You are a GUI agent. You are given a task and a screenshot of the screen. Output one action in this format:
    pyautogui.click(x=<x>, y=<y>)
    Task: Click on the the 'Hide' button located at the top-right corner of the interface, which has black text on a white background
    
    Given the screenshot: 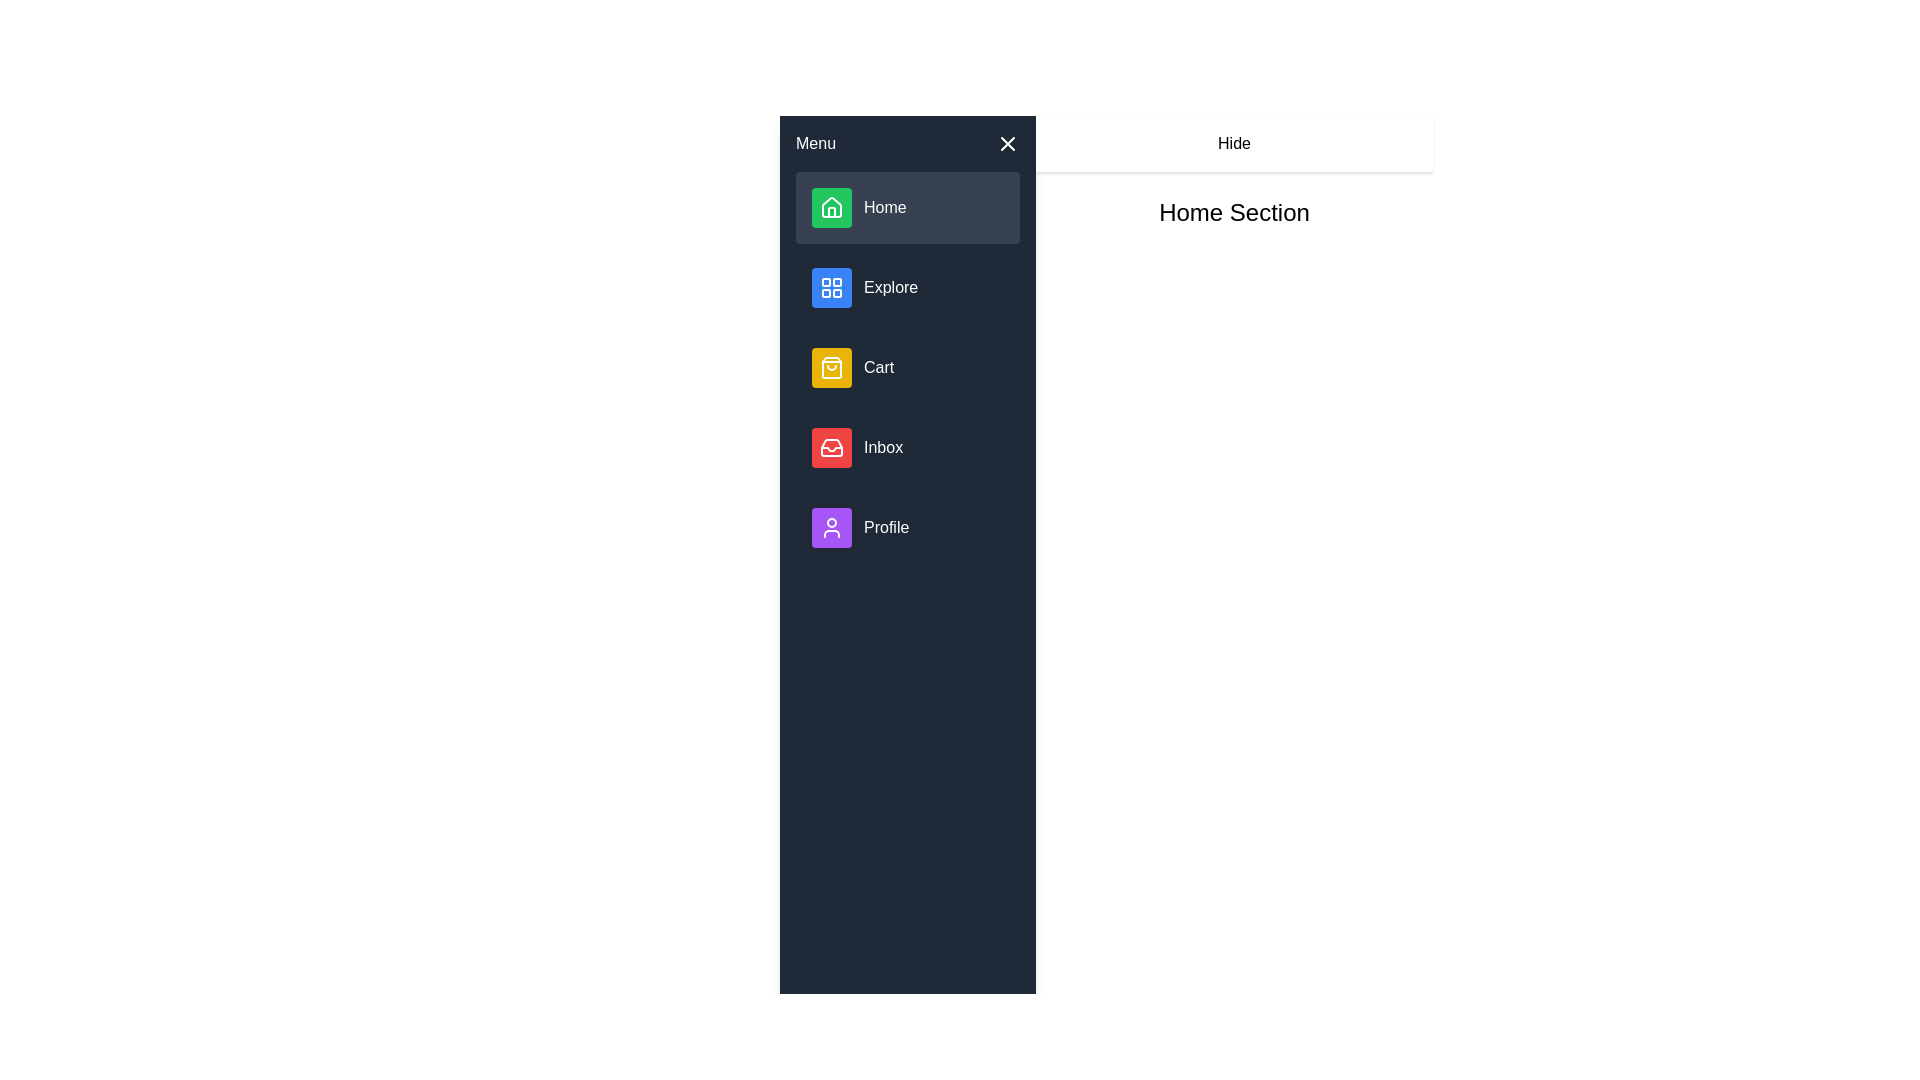 What is the action you would take?
    pyautogui.click(x=1233, y=142)
    